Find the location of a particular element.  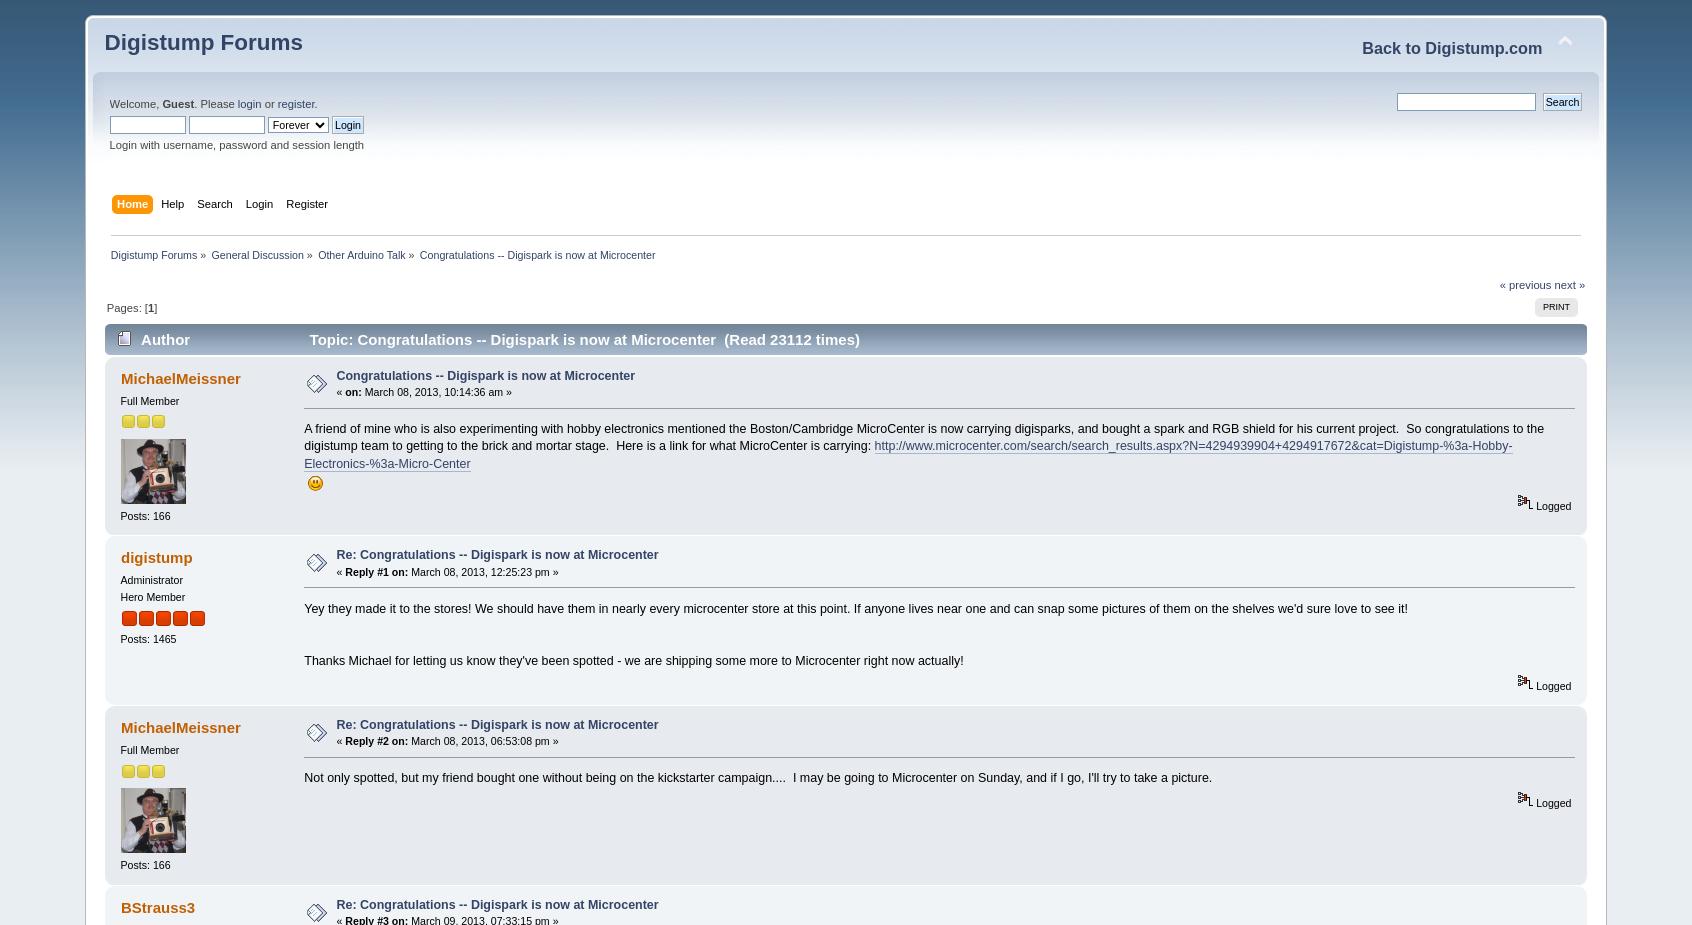

'Pages: [' is located at coordinates (127, 306).